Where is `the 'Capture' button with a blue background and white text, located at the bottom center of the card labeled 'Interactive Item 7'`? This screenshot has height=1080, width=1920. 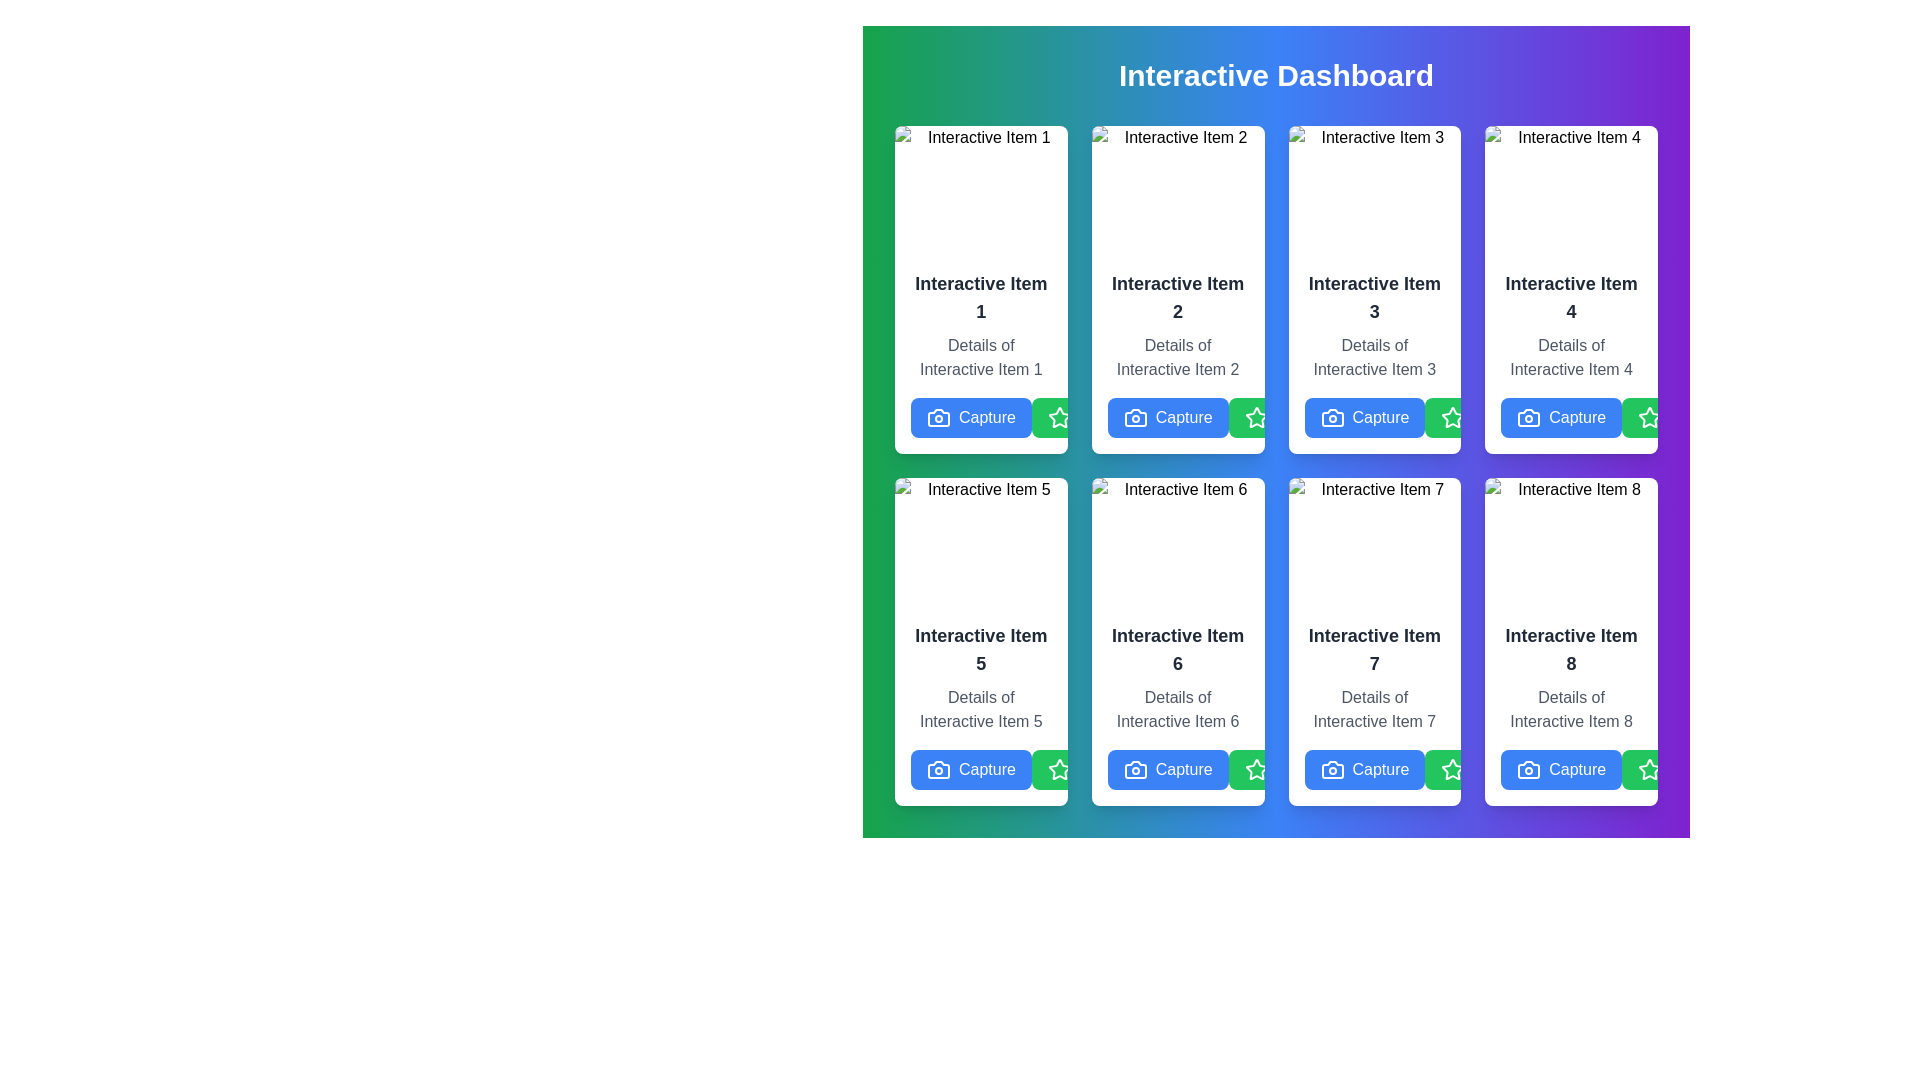 the 'Capture' button with a blue background and white text, located at the bottom center of the card labeled 'Interactive Item 7' is located at coordinates (1363, 769).